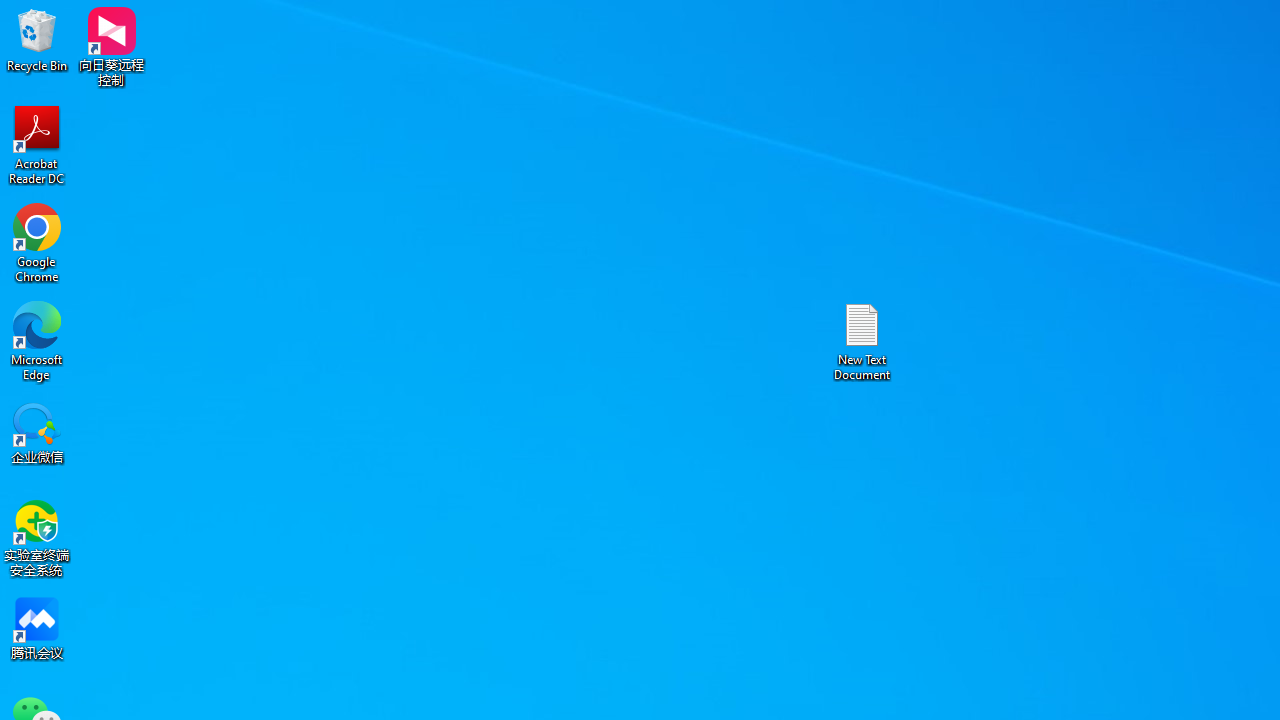 The width and height of the screenshot is (1280, 720). Describe the element at coordinates (862, 340) in the screenshot. I see `'New Text Document'` at that location.